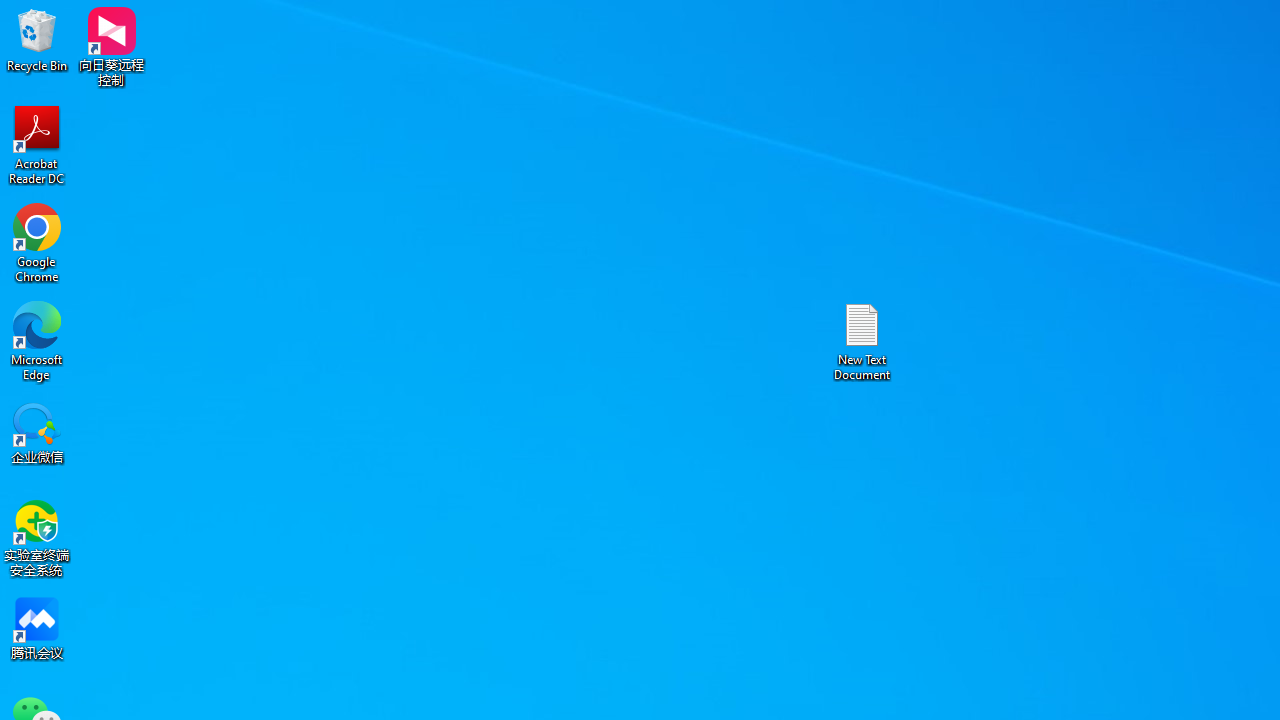 The width and height of the screenshot is (1280, 720). Describe the element at coordinates (862, 340) in the screenshot. I see `'New Text Document'` at that location.